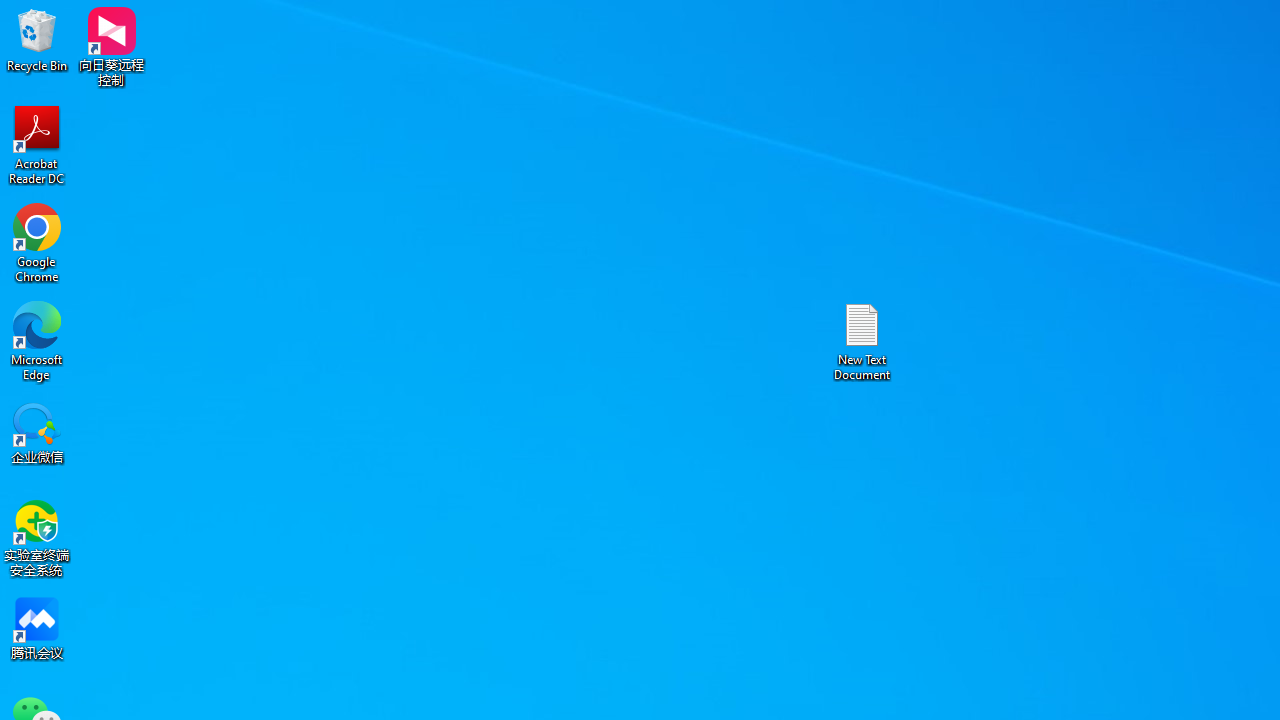 The width and height of the screenshot is (1280, 720). Describe the element at coordinates (862, 340) in the screenshot. I see `'New Text Document'` at that location.